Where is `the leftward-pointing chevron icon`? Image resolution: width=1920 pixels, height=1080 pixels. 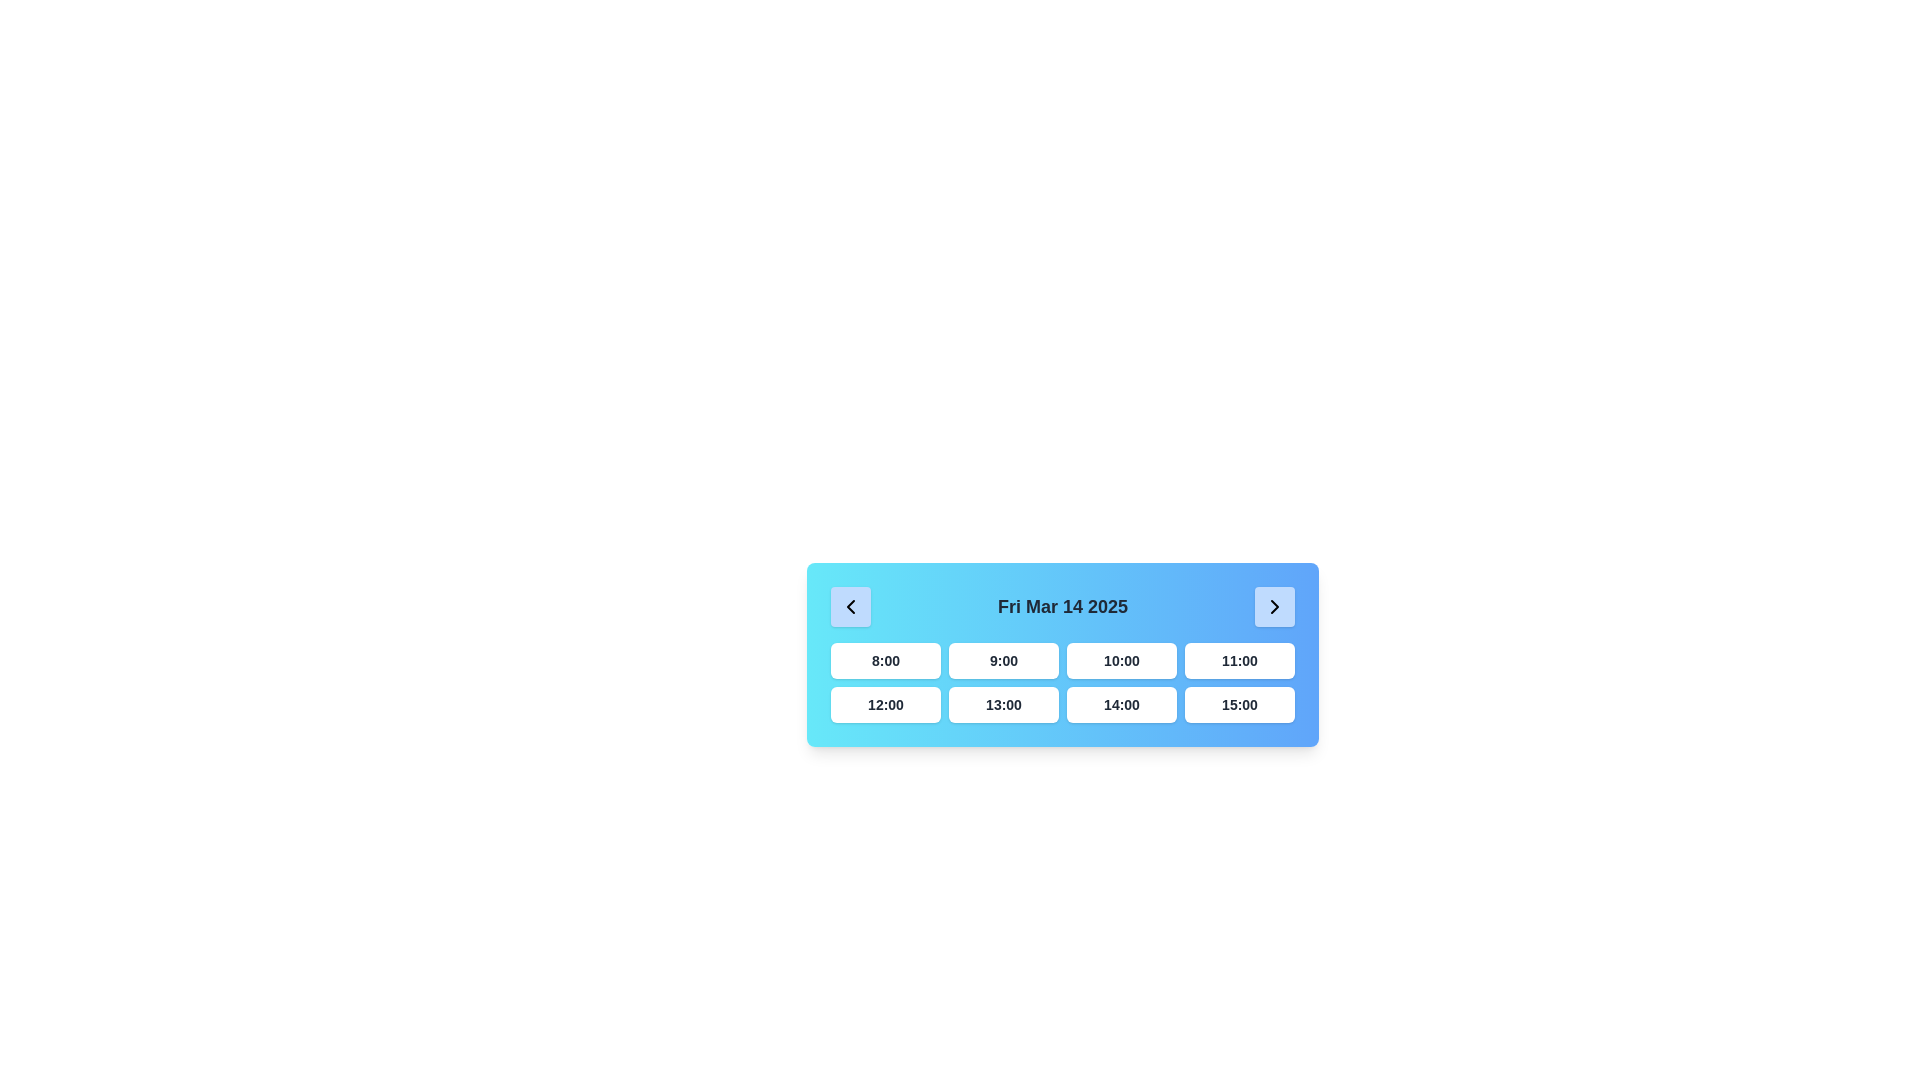 the leftward-pointing chevron icon is located at coordinates (850, 605).